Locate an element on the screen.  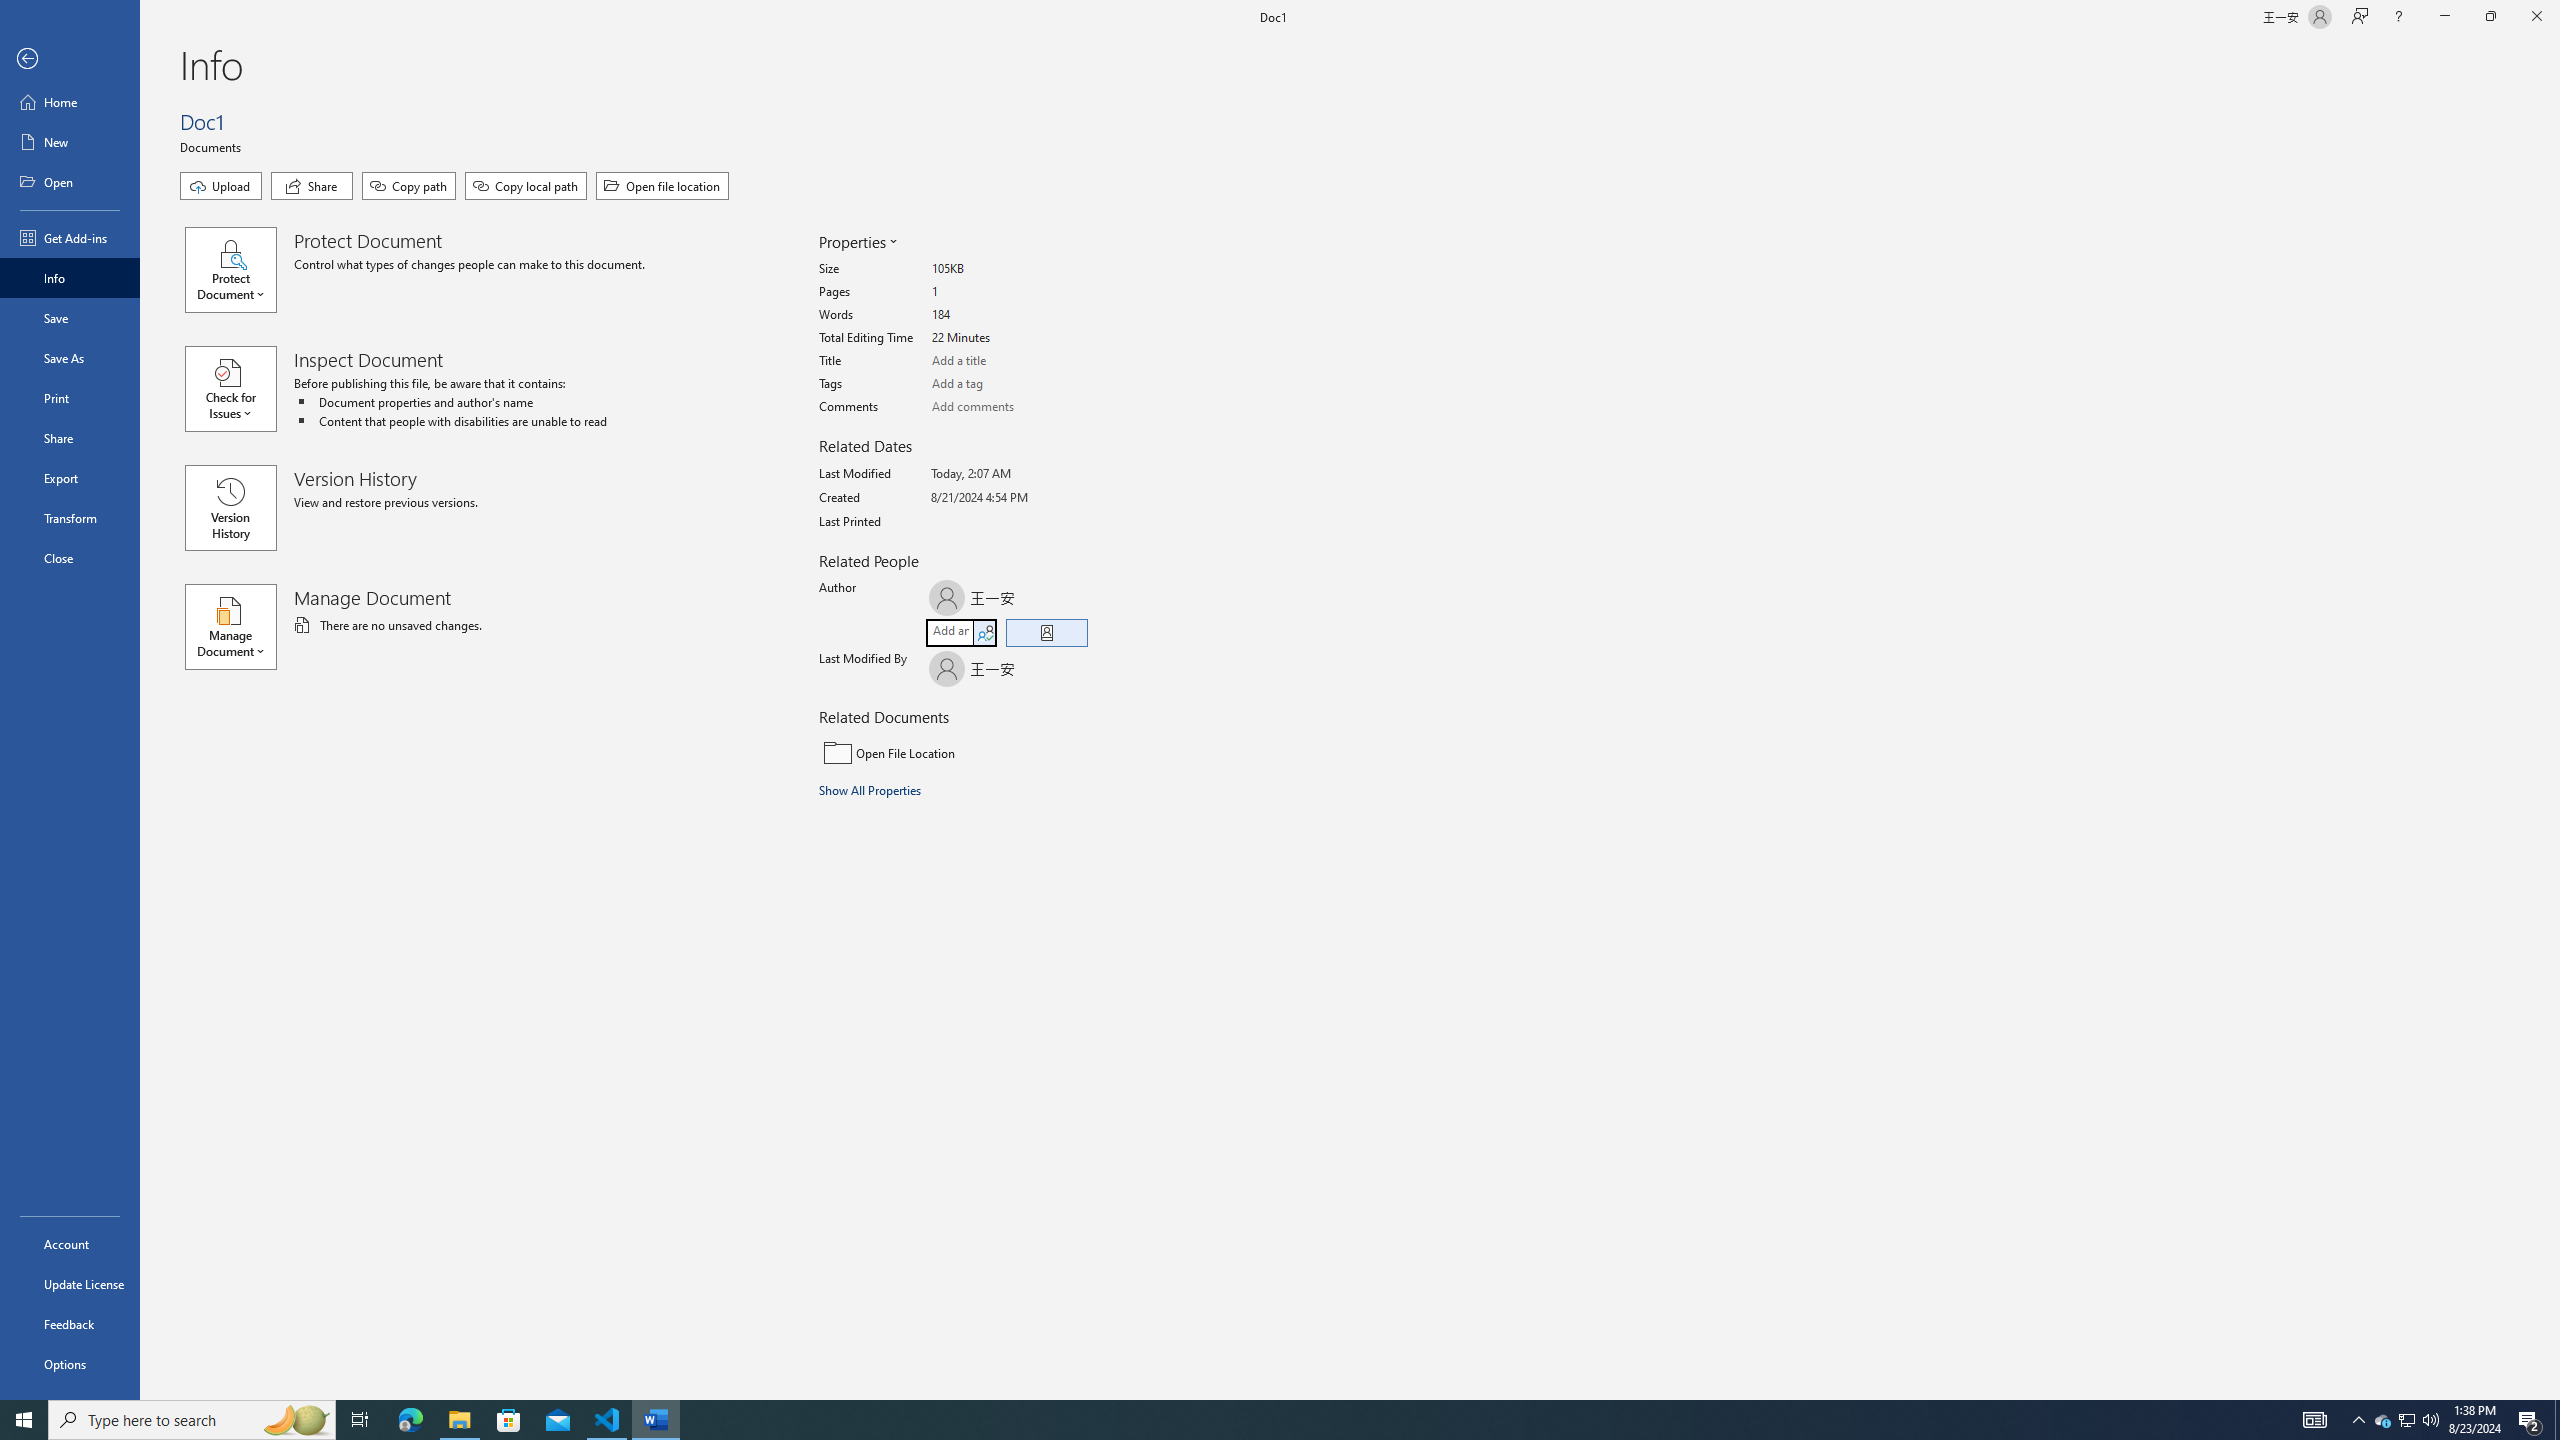
'Properties' is located at coordinates (856, 241).